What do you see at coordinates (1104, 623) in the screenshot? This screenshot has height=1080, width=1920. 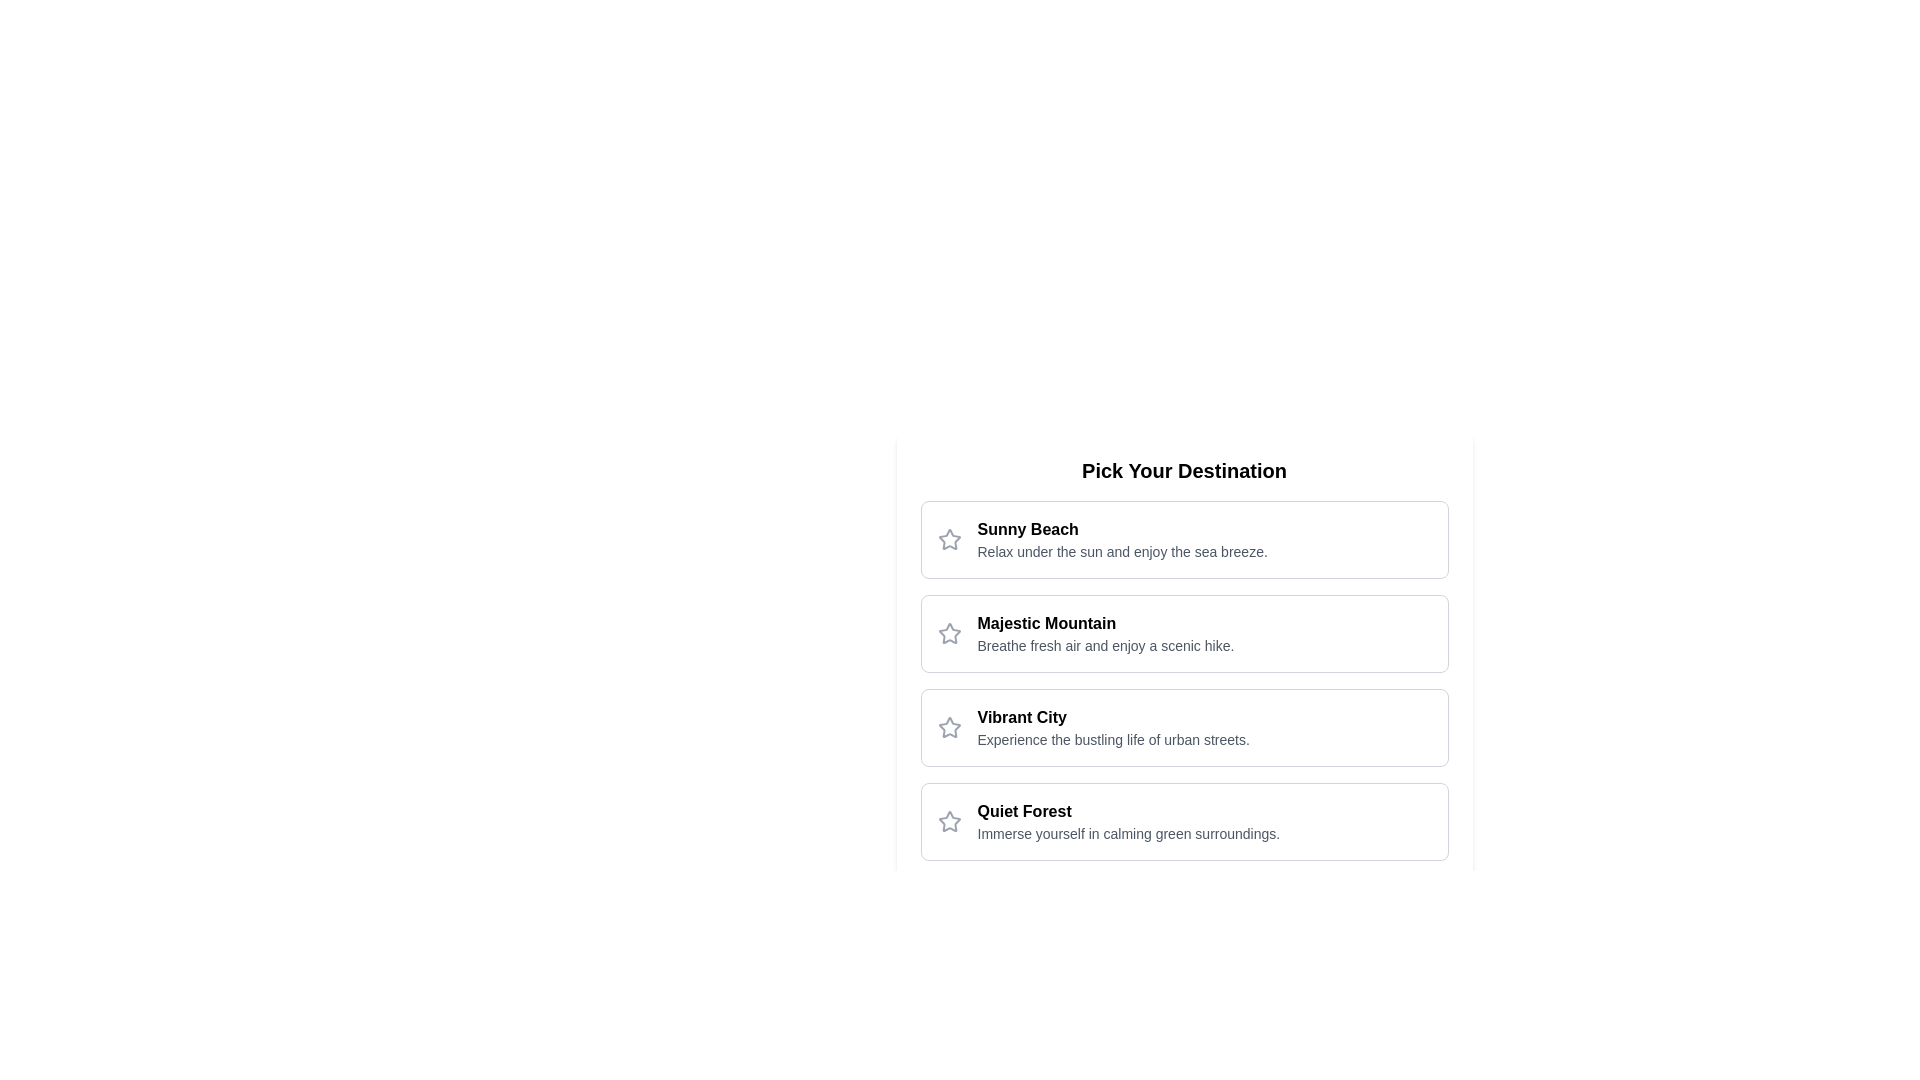 I see `the 'Majestic Mountain' text label which is the title of the second entry in the list of destinations, positioned between 'Sunny Beach' and 'Vibrant City'` at bounding box center [1104, 623].